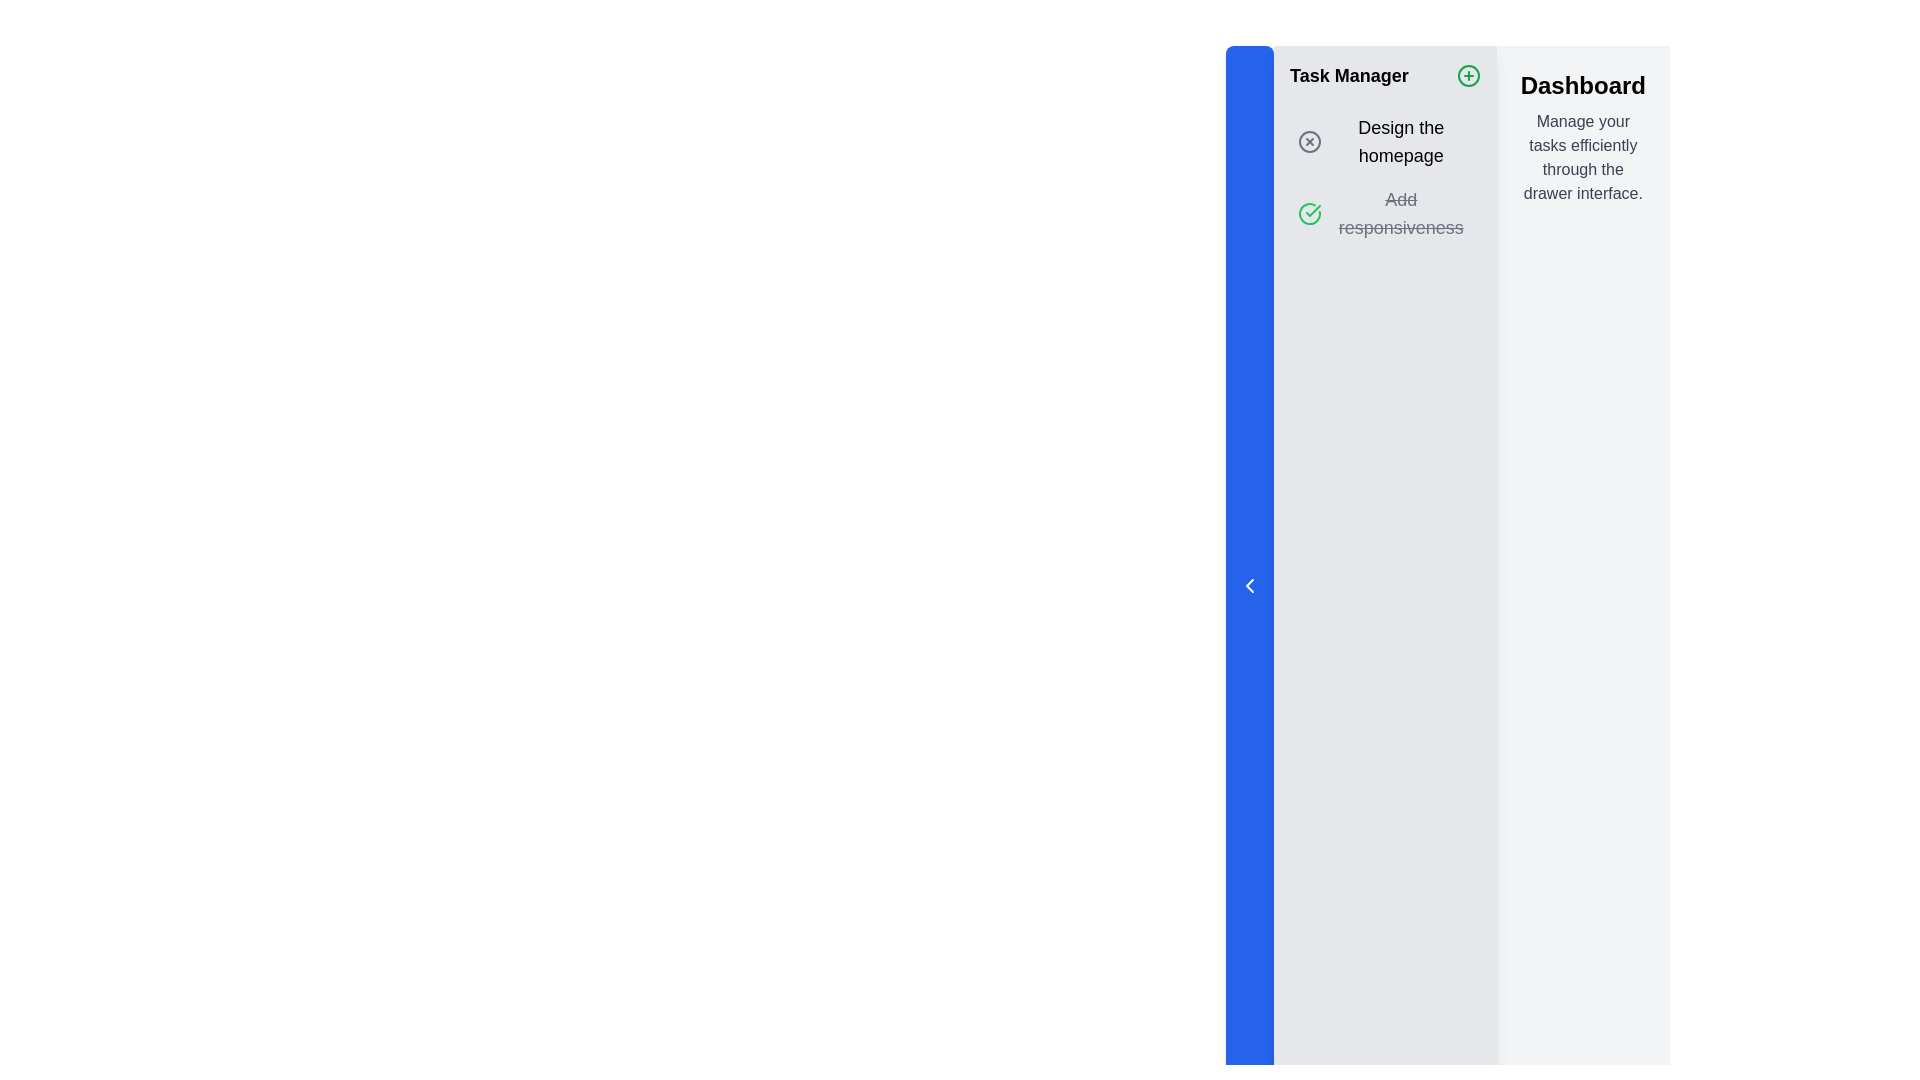 This screenshot has height=1080, width=1920. I want to click on the task completion icon that signifies the successful completion of the 'Add responsiveness' task, located near the center of the side panel, below 'Design the homepage' and above 'Add responsiveness', so click(1310, 213).